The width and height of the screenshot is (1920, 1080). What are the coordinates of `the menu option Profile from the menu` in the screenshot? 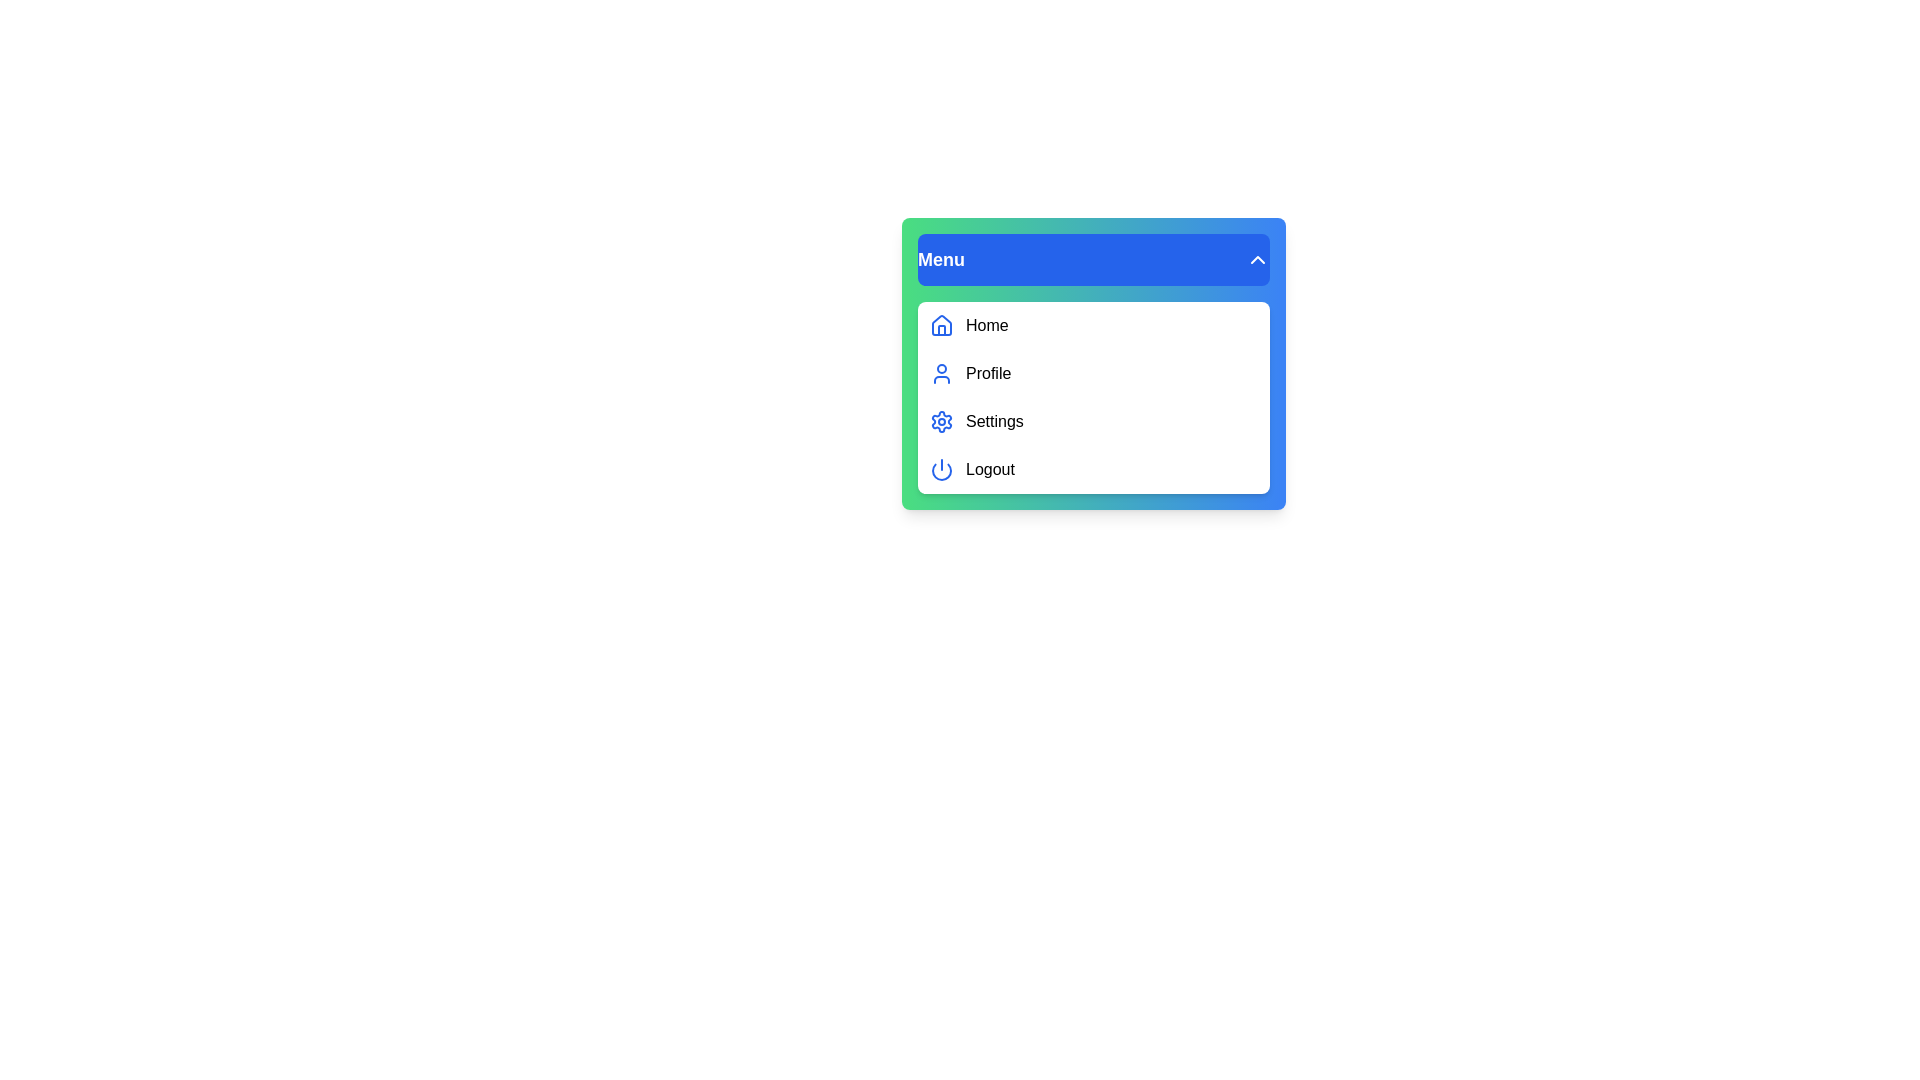 It's located at (1093, 374).